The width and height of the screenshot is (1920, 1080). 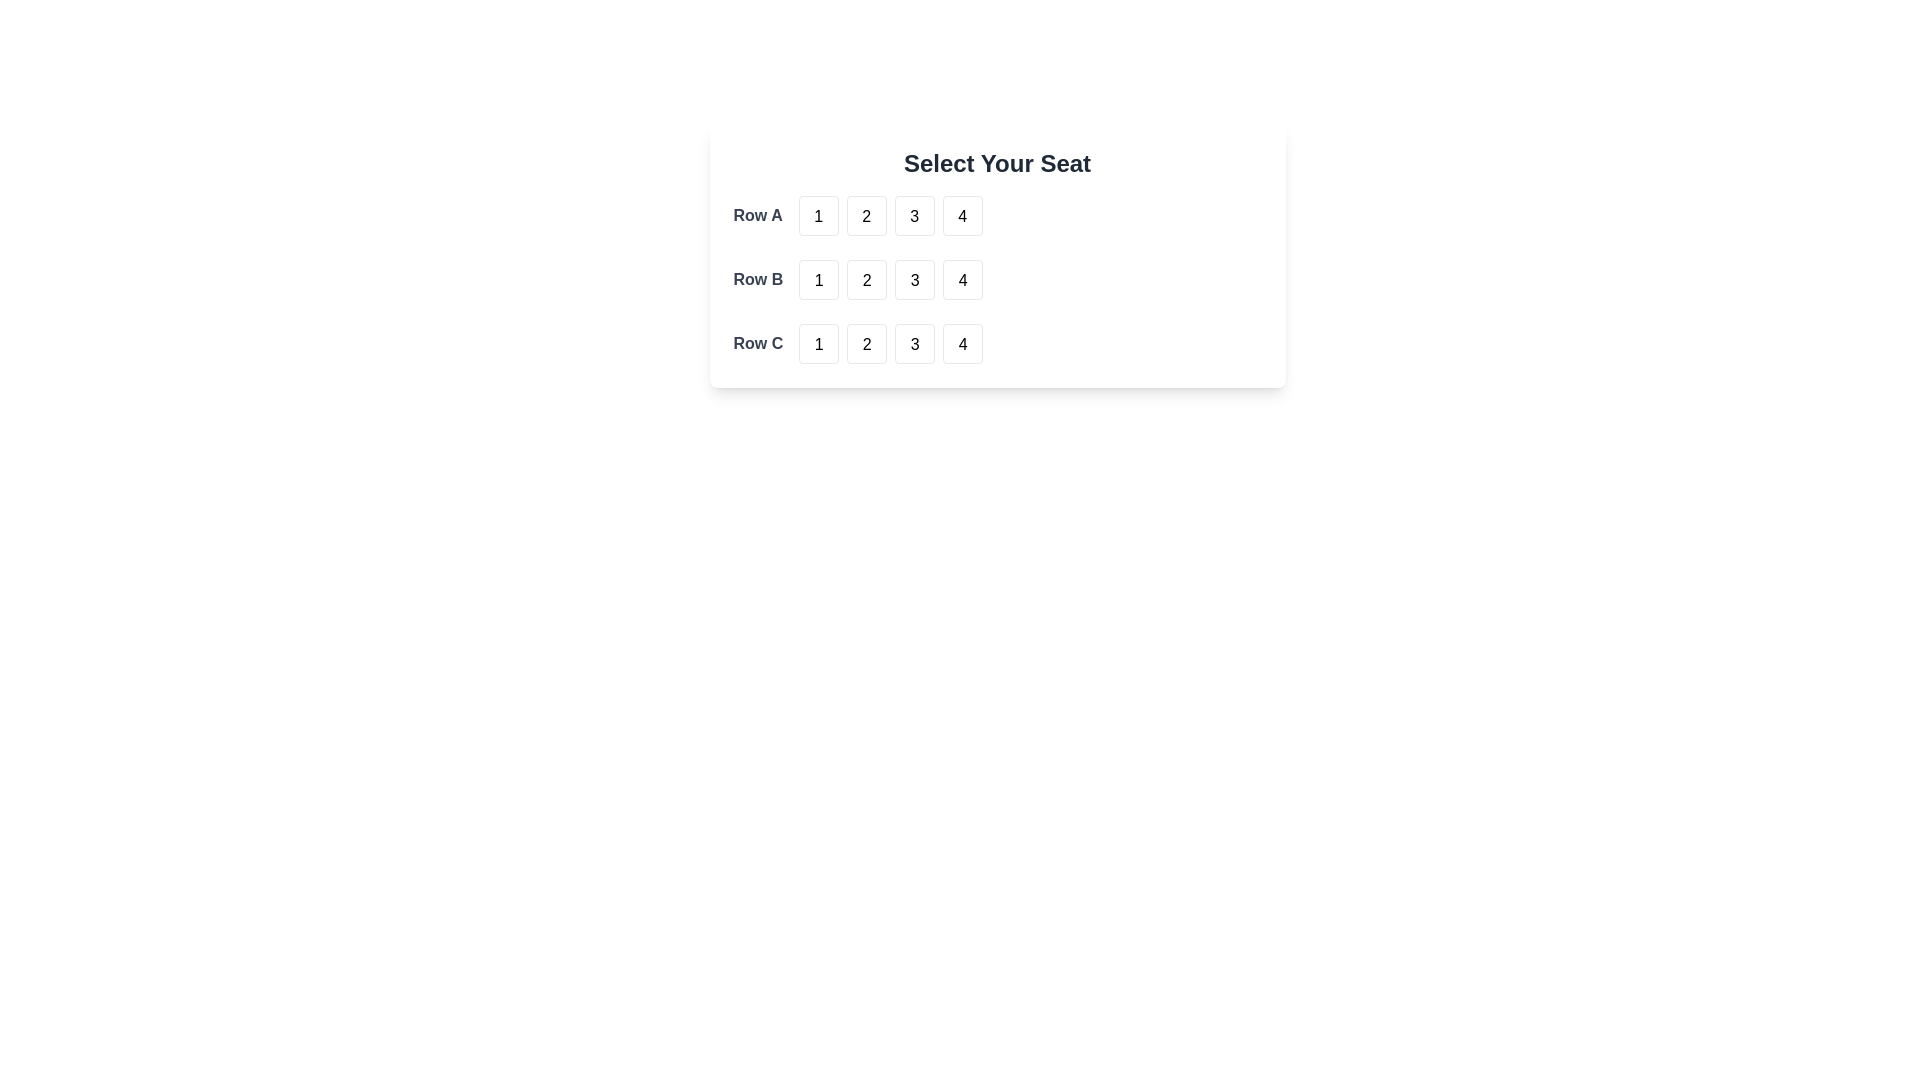 What do you see at coordinates (819, 342) in the screenshot?
I see `the first selectable seat button in Row C` at bounding box center [819, 342].